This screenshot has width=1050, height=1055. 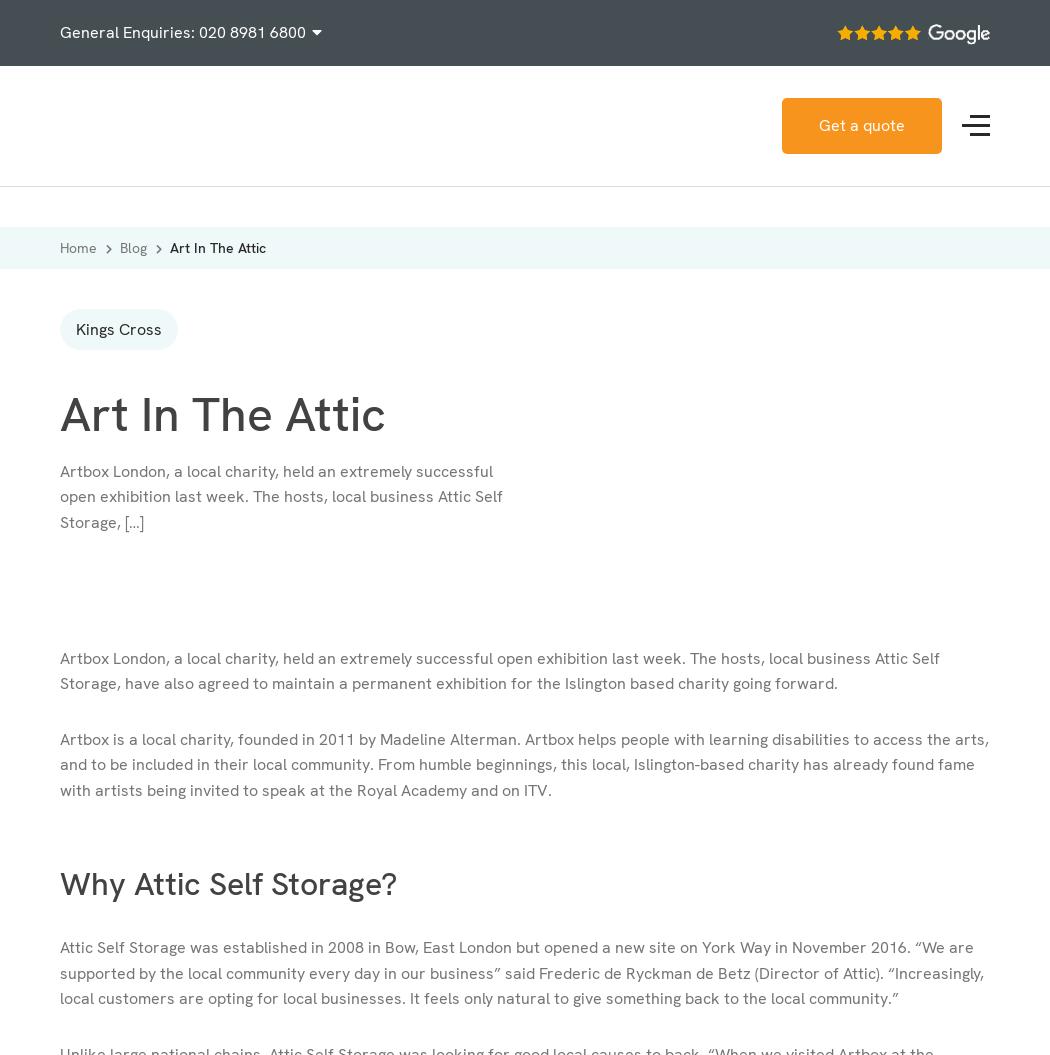 I want to click on 'Kings Cross', so click(x=117, y=327).